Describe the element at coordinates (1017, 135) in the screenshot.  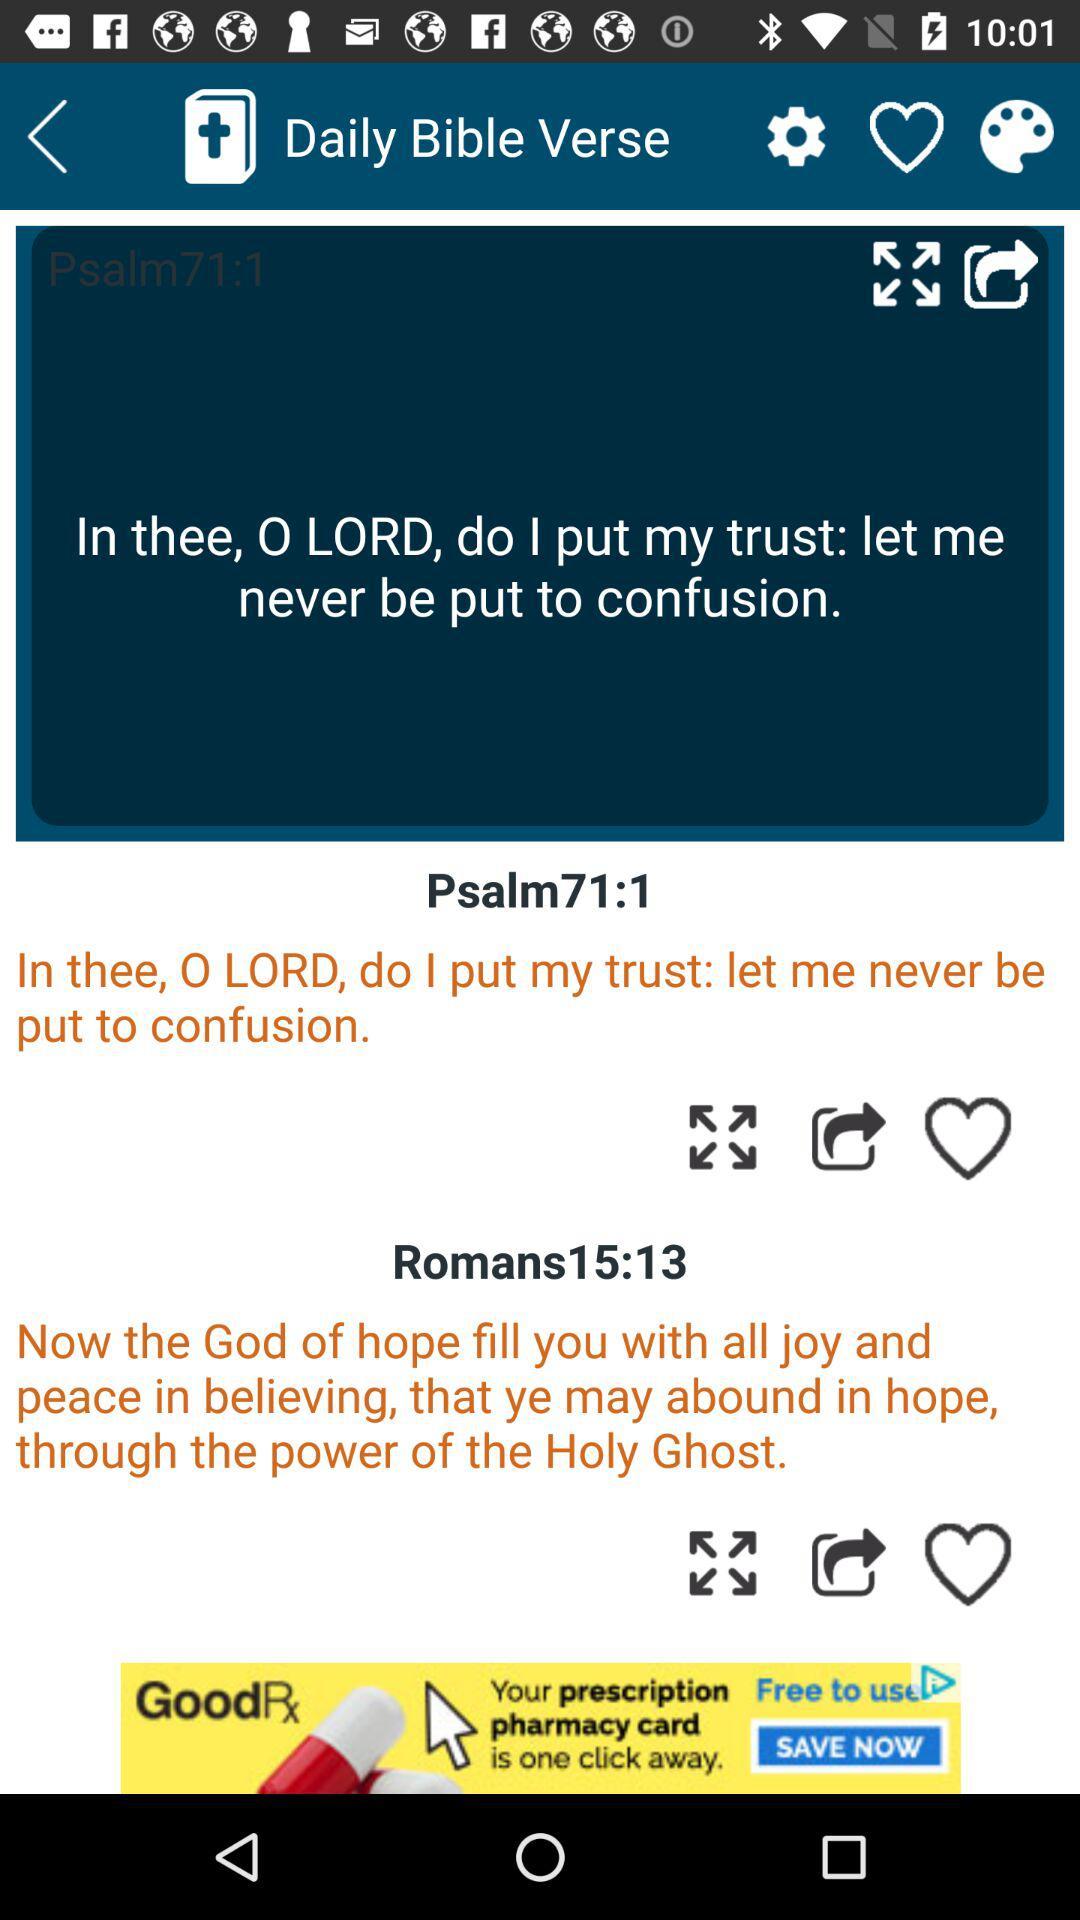
I see `colour selection` at that location.